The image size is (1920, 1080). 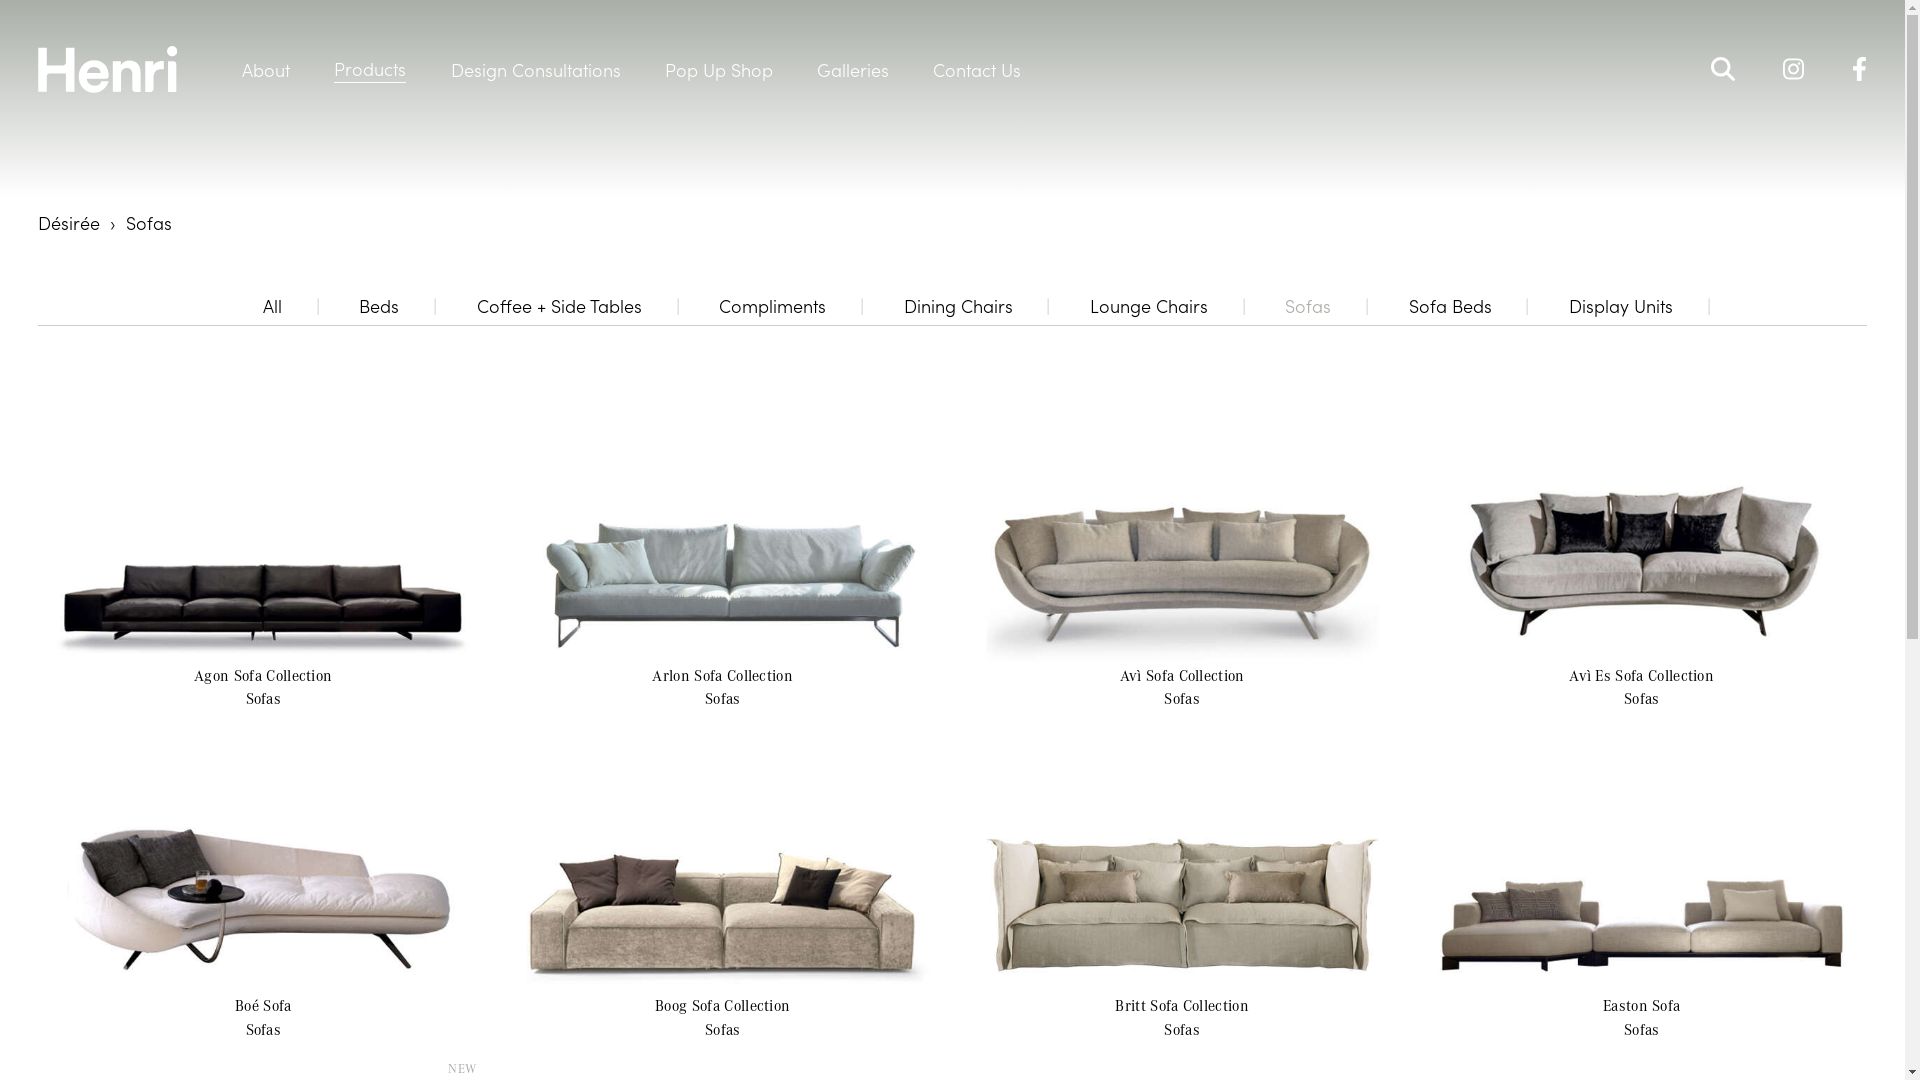 I want to click on 'Beds', so click(x=359, y=305).